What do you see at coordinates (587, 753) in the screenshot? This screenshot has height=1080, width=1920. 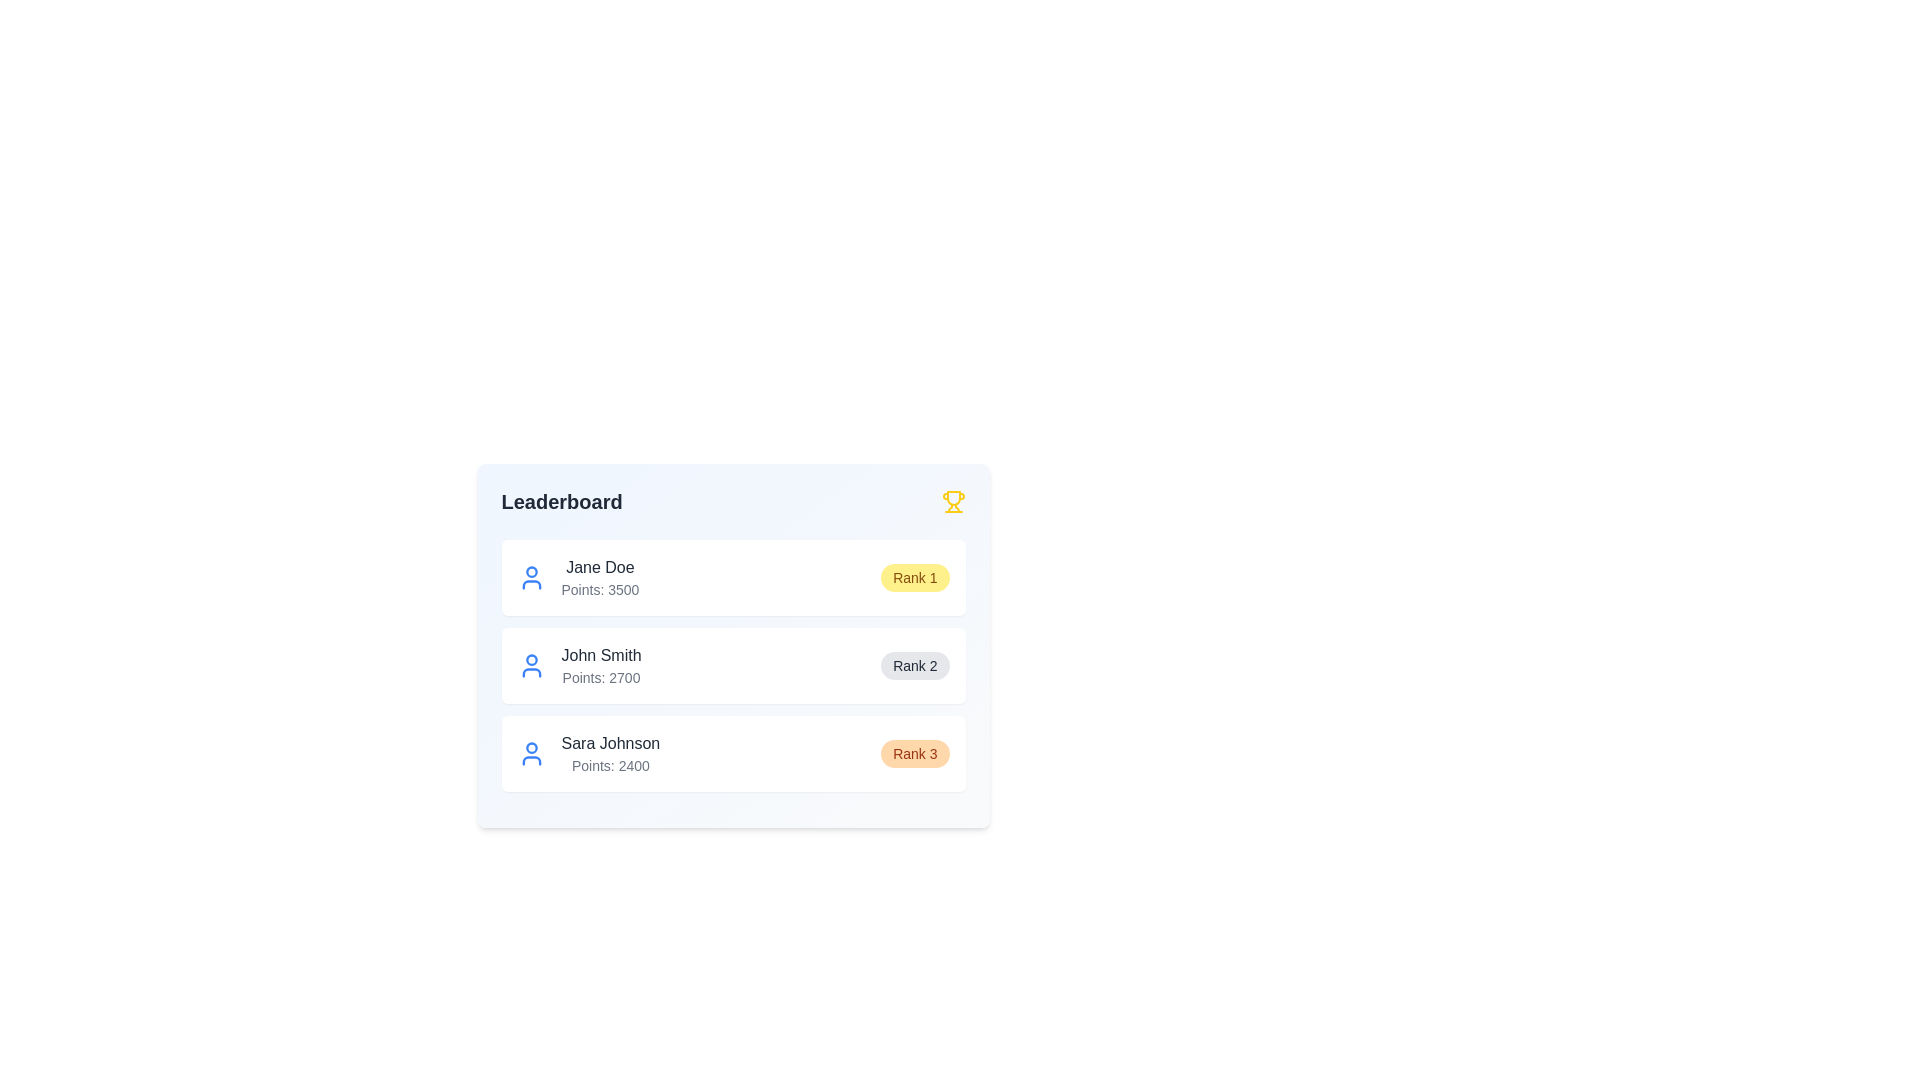 I see `the leaderboard entry displaying the name 'Sara Johnson', which is the third item in the leaderboard and shows 'Rank 3'` at bounding box center [587, 753].